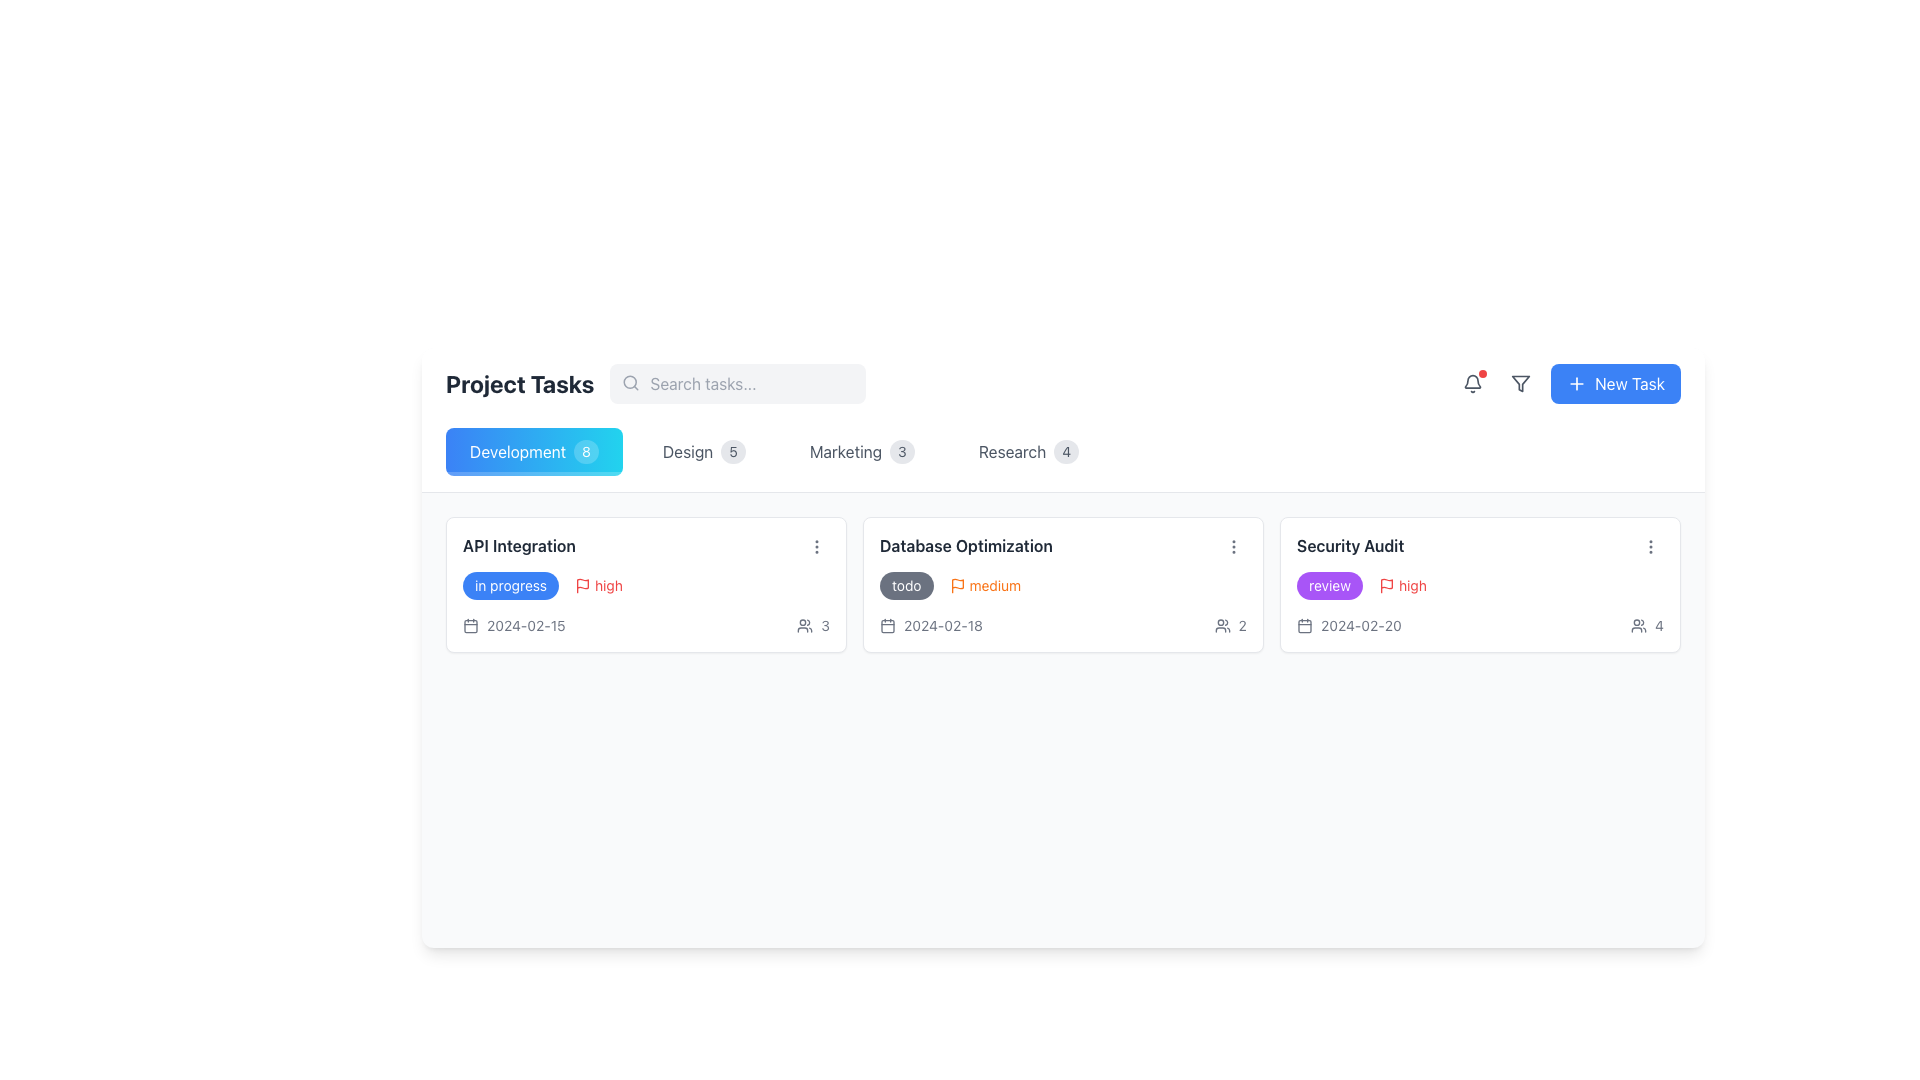  Describe the element at coordinates (942, 624) in the screenshot. I see `the text label displaying the date related to the 'Database Optimization' task` at that location.